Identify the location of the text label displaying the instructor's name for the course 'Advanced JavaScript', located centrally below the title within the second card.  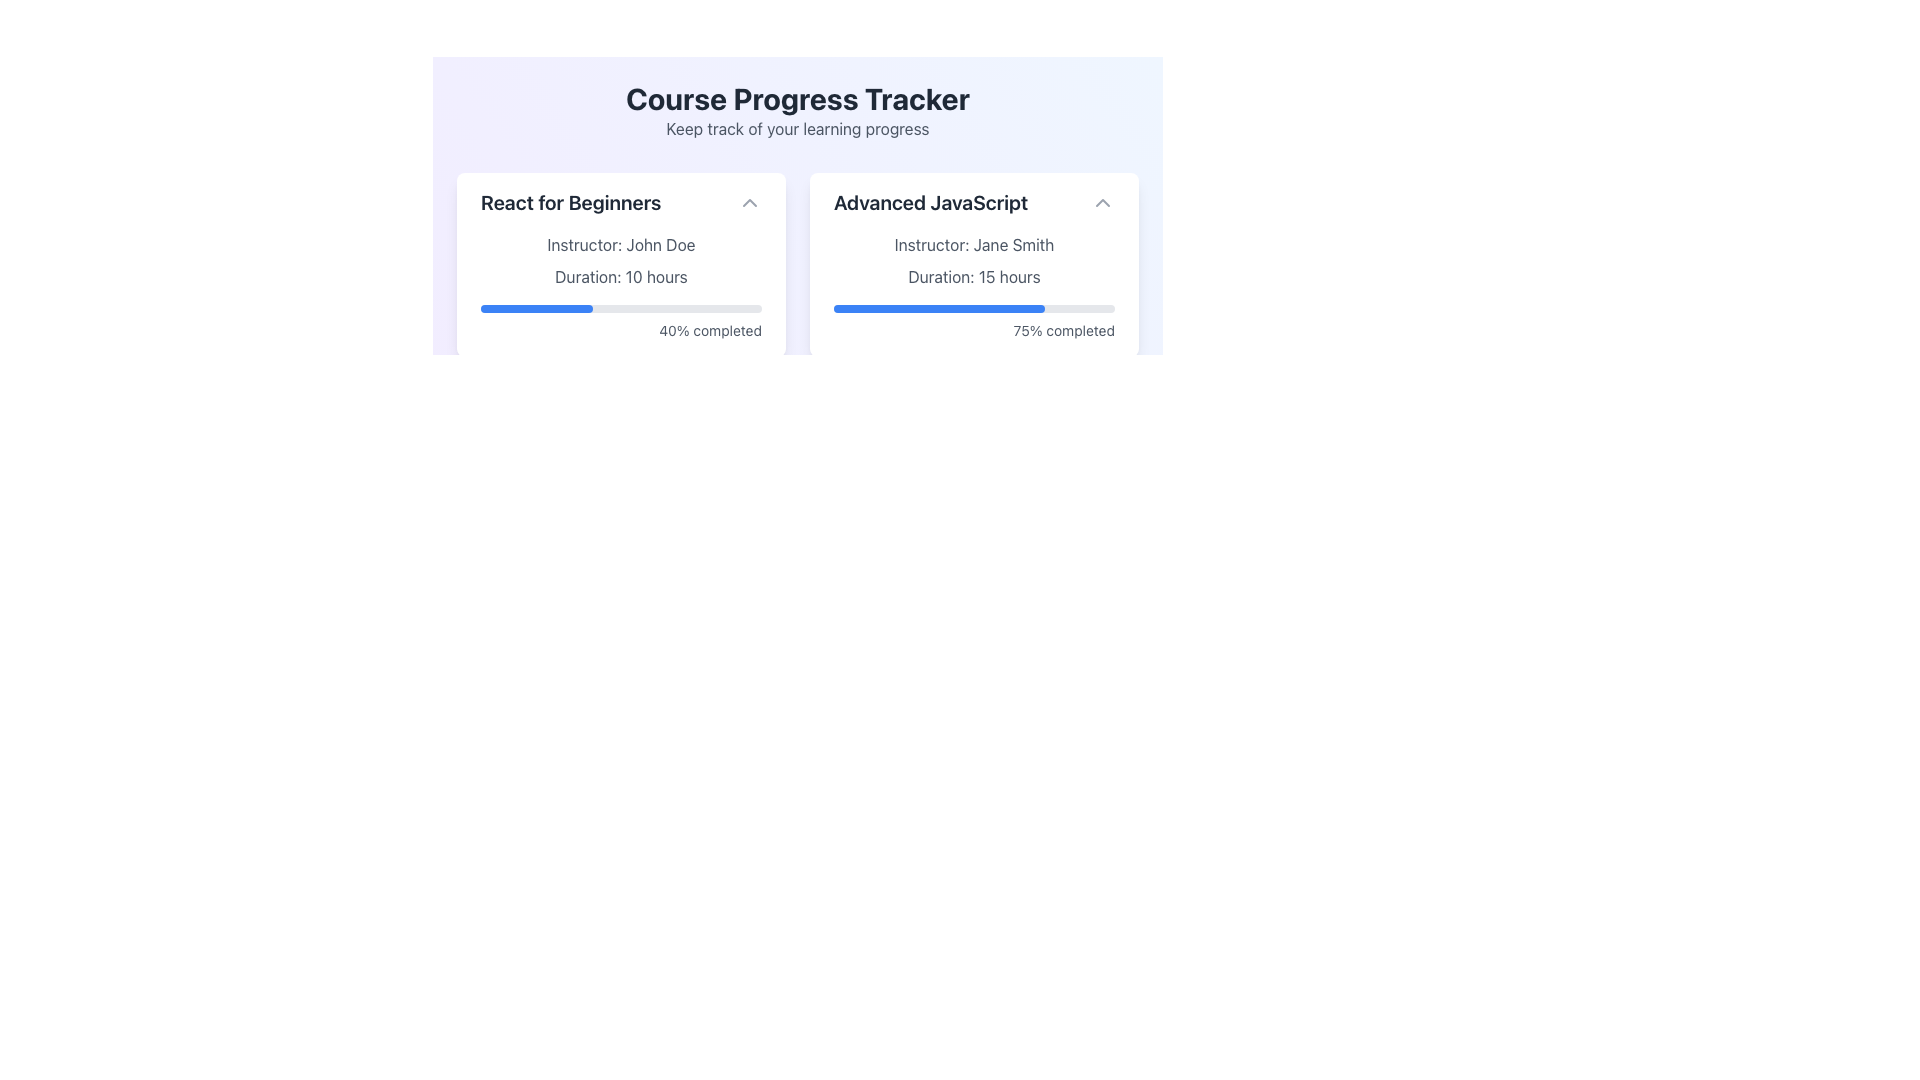
(974, 244).